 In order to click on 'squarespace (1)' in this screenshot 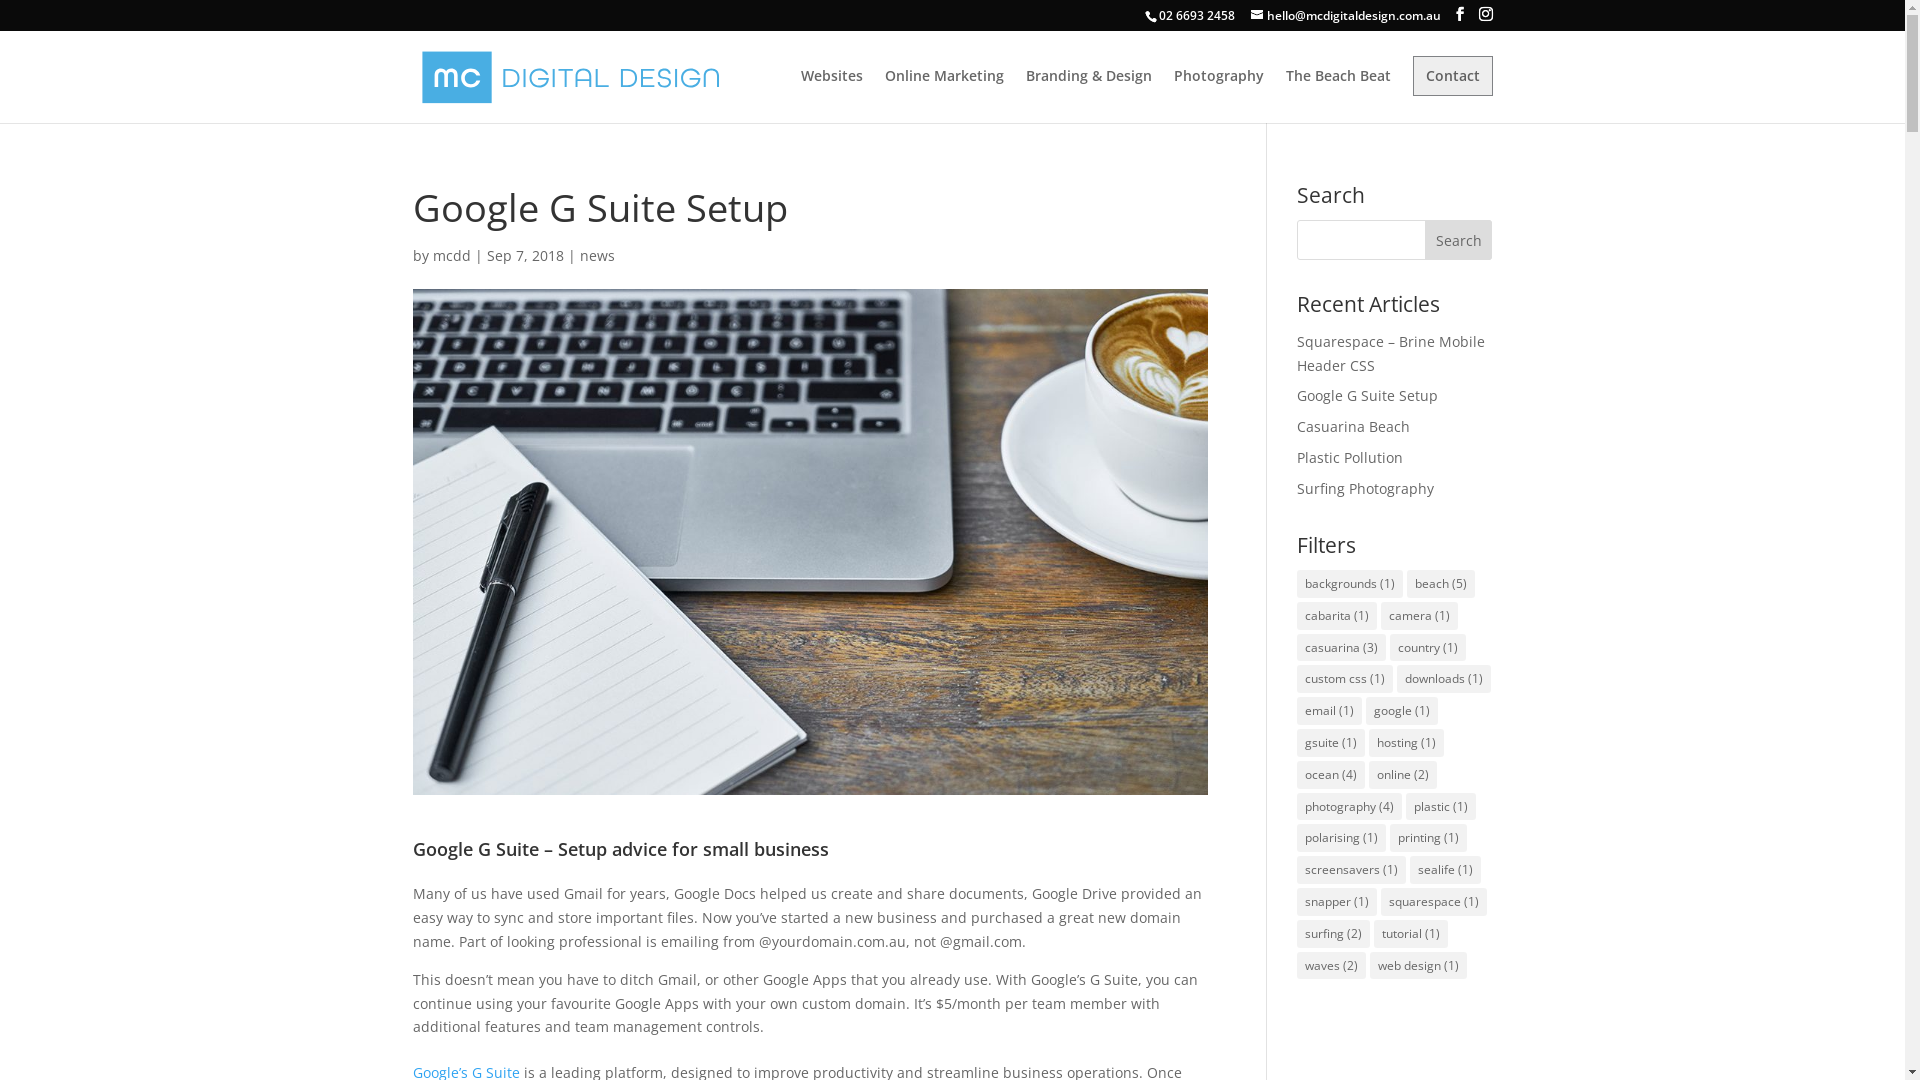, I will do `click(1433, 902)`.